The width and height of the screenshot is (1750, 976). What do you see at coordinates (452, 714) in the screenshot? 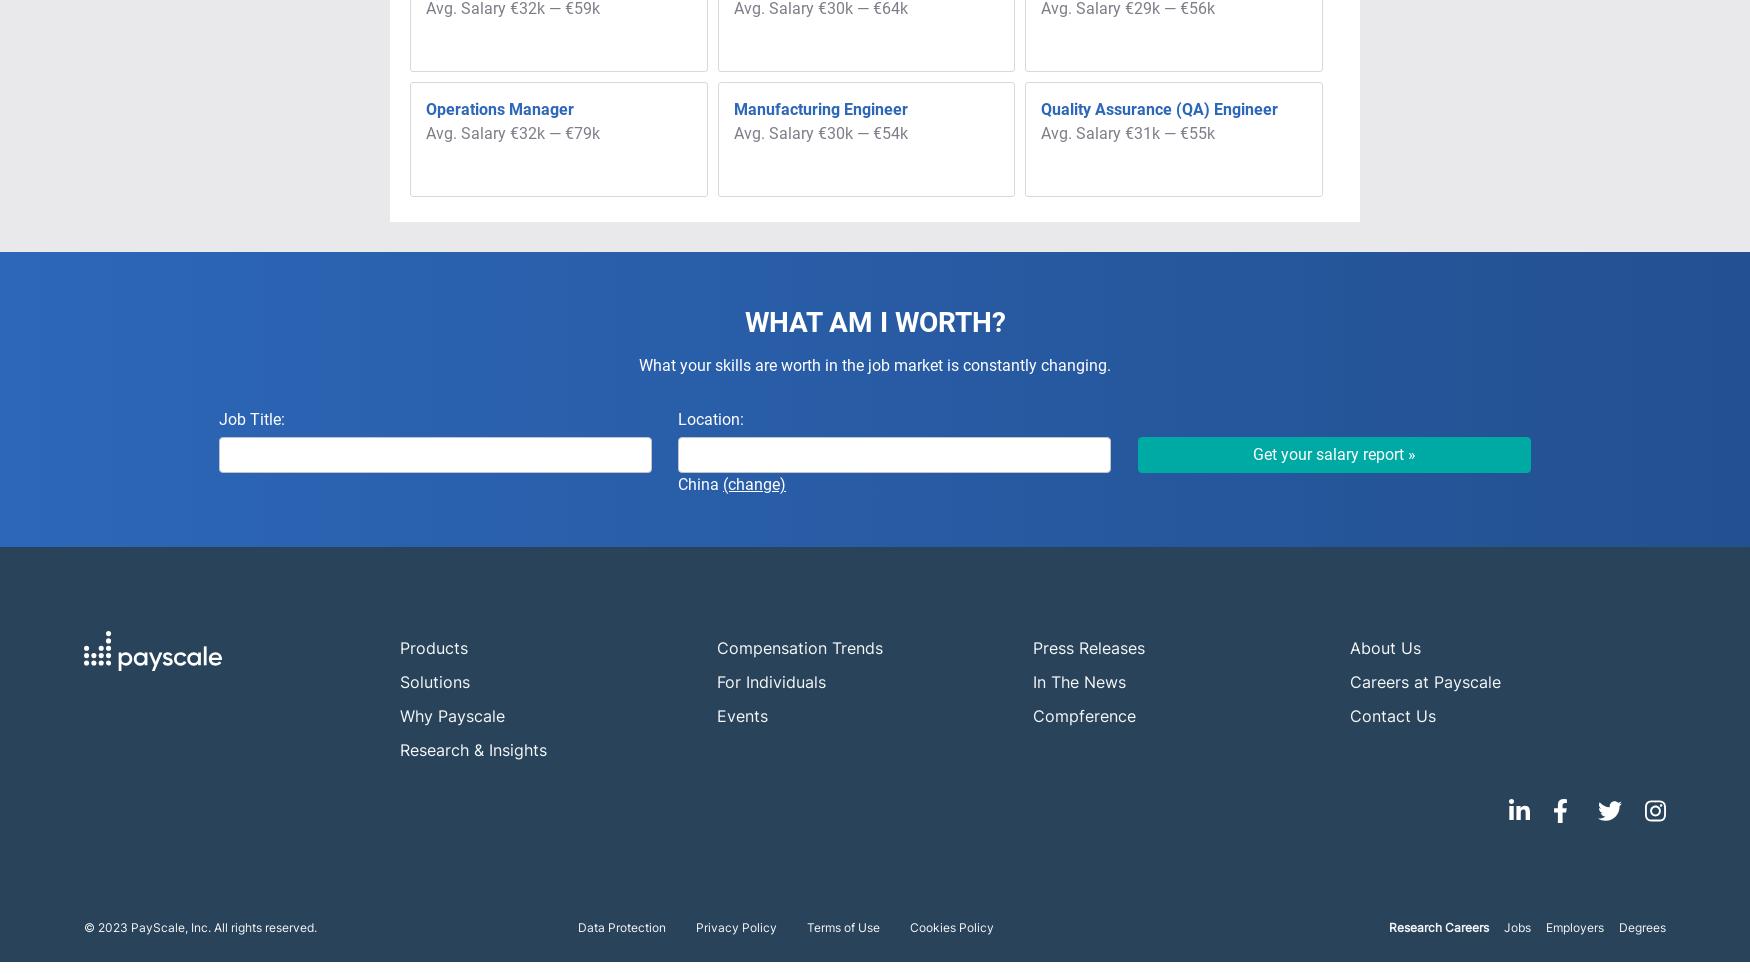
I see `'Why Payscale'` at bounding box center [452, 714].